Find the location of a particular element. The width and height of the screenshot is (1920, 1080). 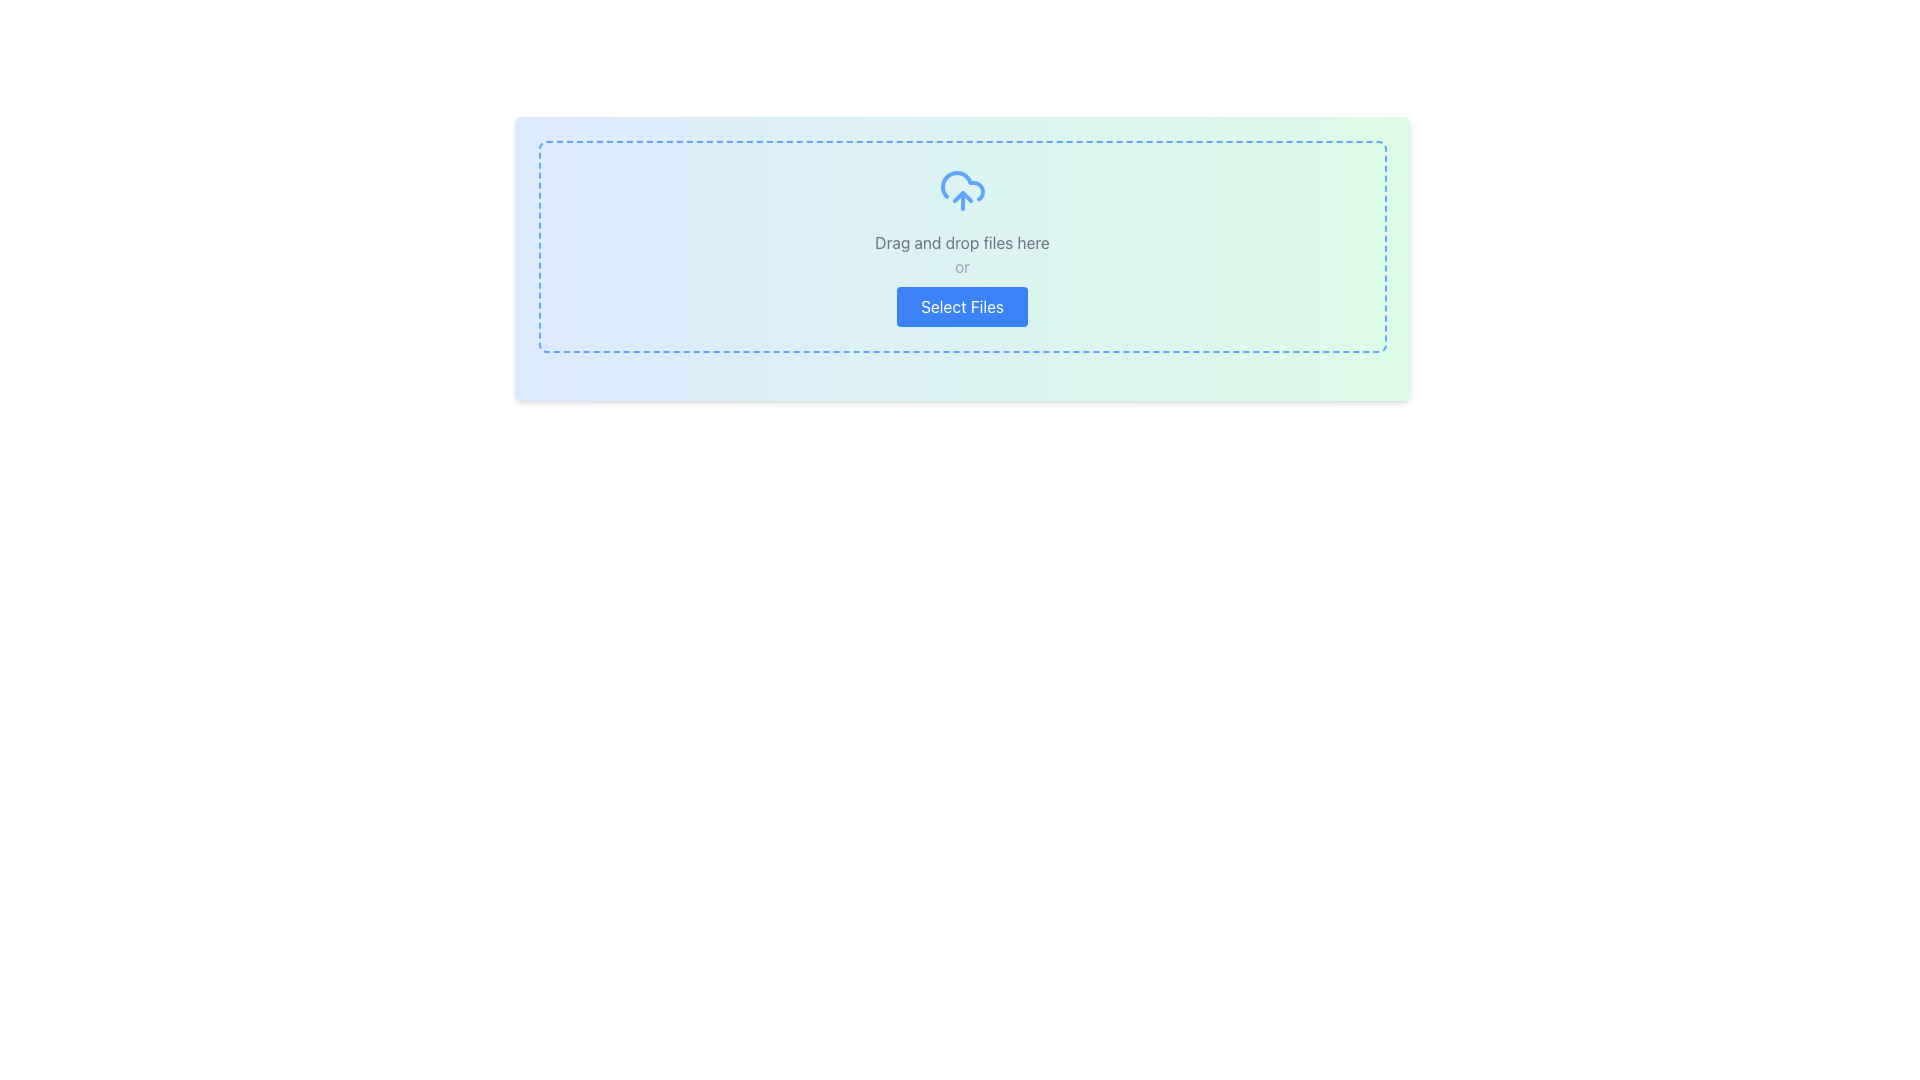

files onto the file upload area, which features a gradient background, dashed border, and a centered upload icon, as well as the text 'Drag and drop files here', 'or', and a 'Select Files' button is located at coordinates (962, 257).